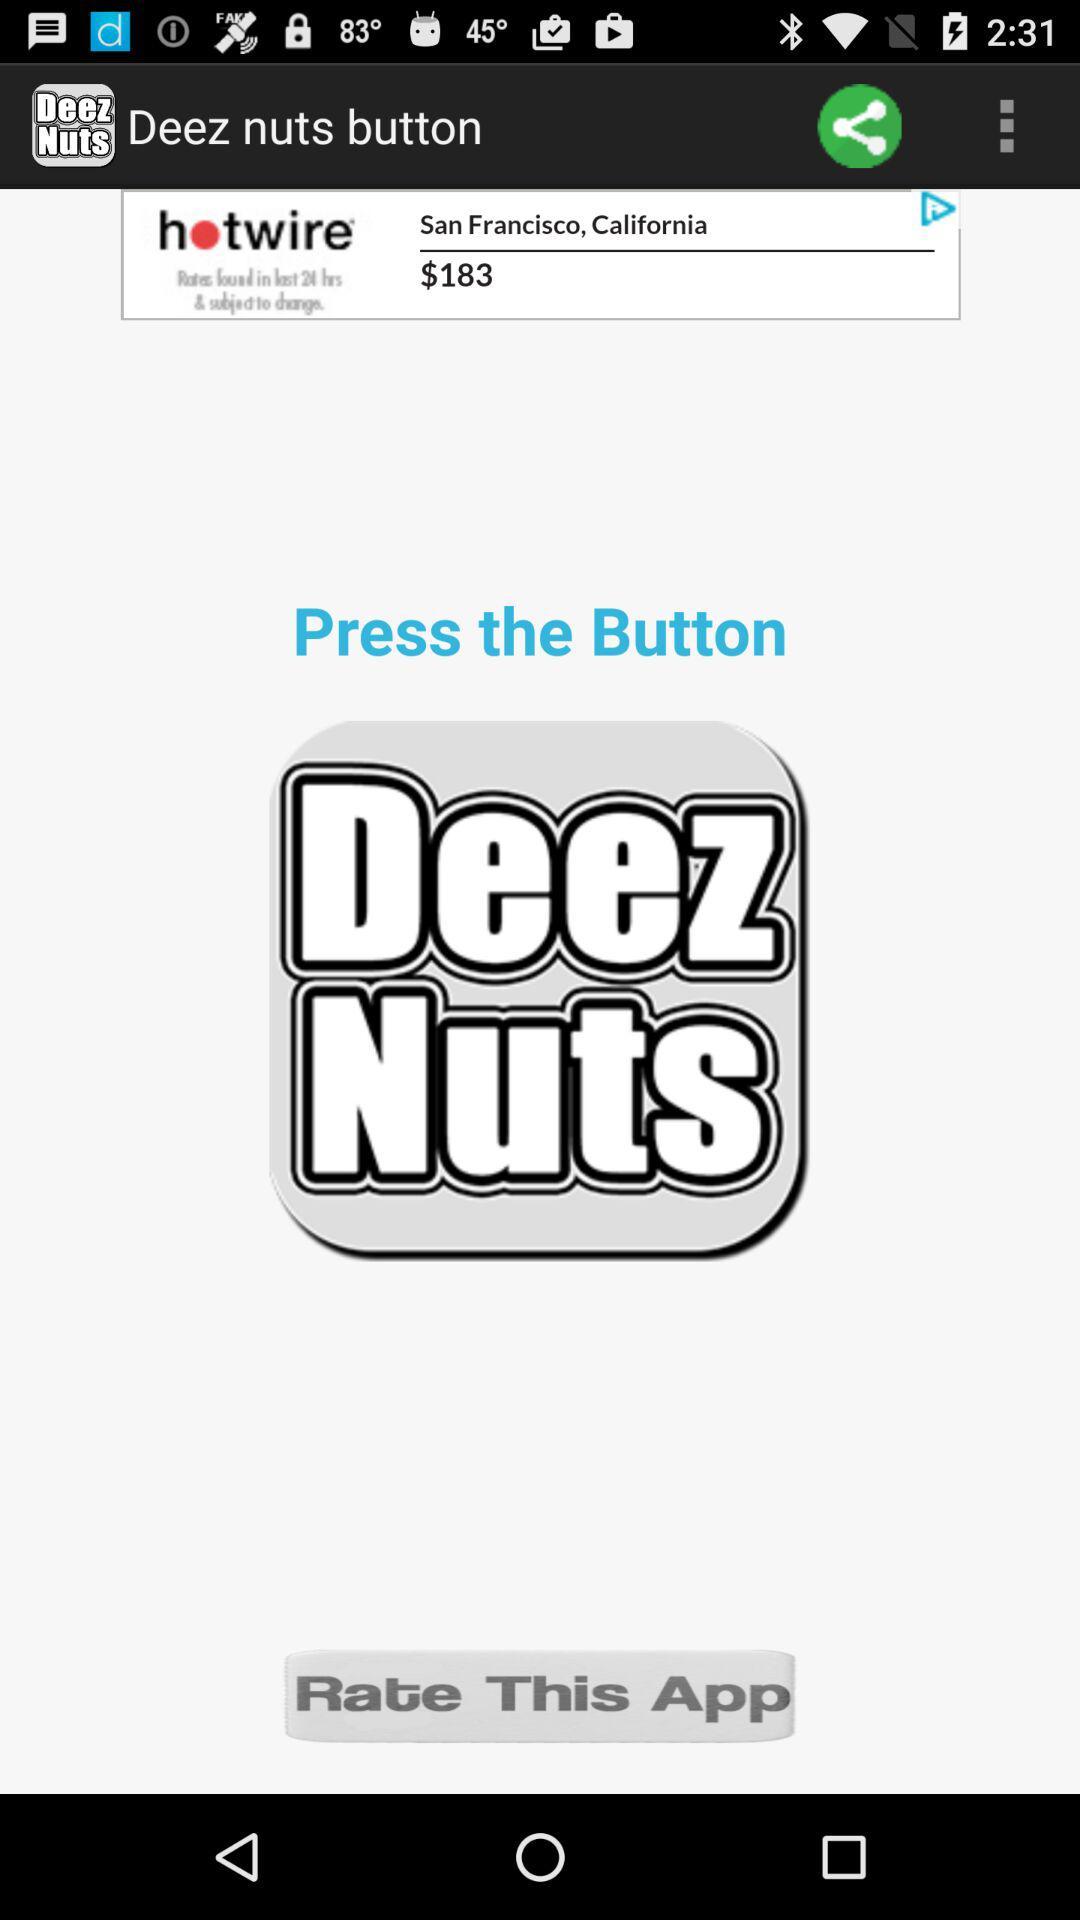  I want to click on rate this app, so click(540, 1693).